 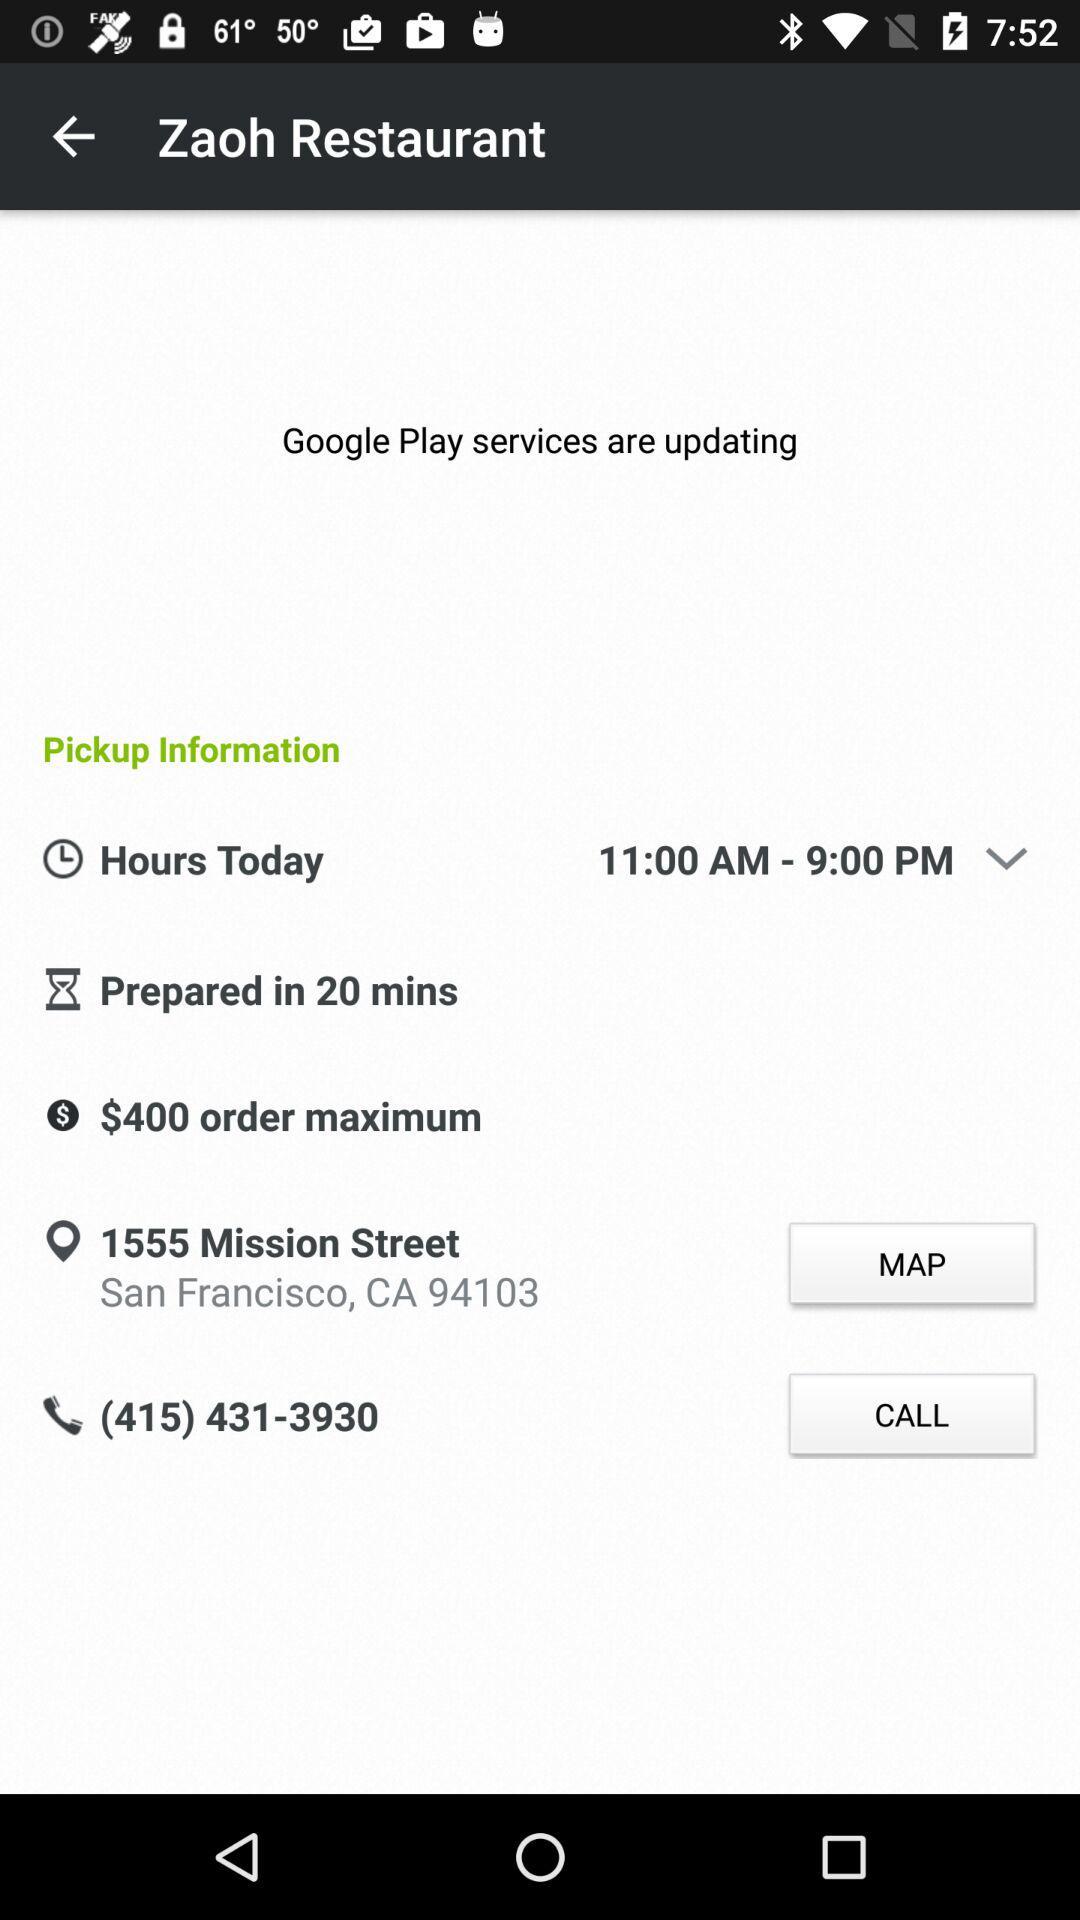 I want to click on the icon above the (415) 431-3930 item, so click(x=318, y=1287).